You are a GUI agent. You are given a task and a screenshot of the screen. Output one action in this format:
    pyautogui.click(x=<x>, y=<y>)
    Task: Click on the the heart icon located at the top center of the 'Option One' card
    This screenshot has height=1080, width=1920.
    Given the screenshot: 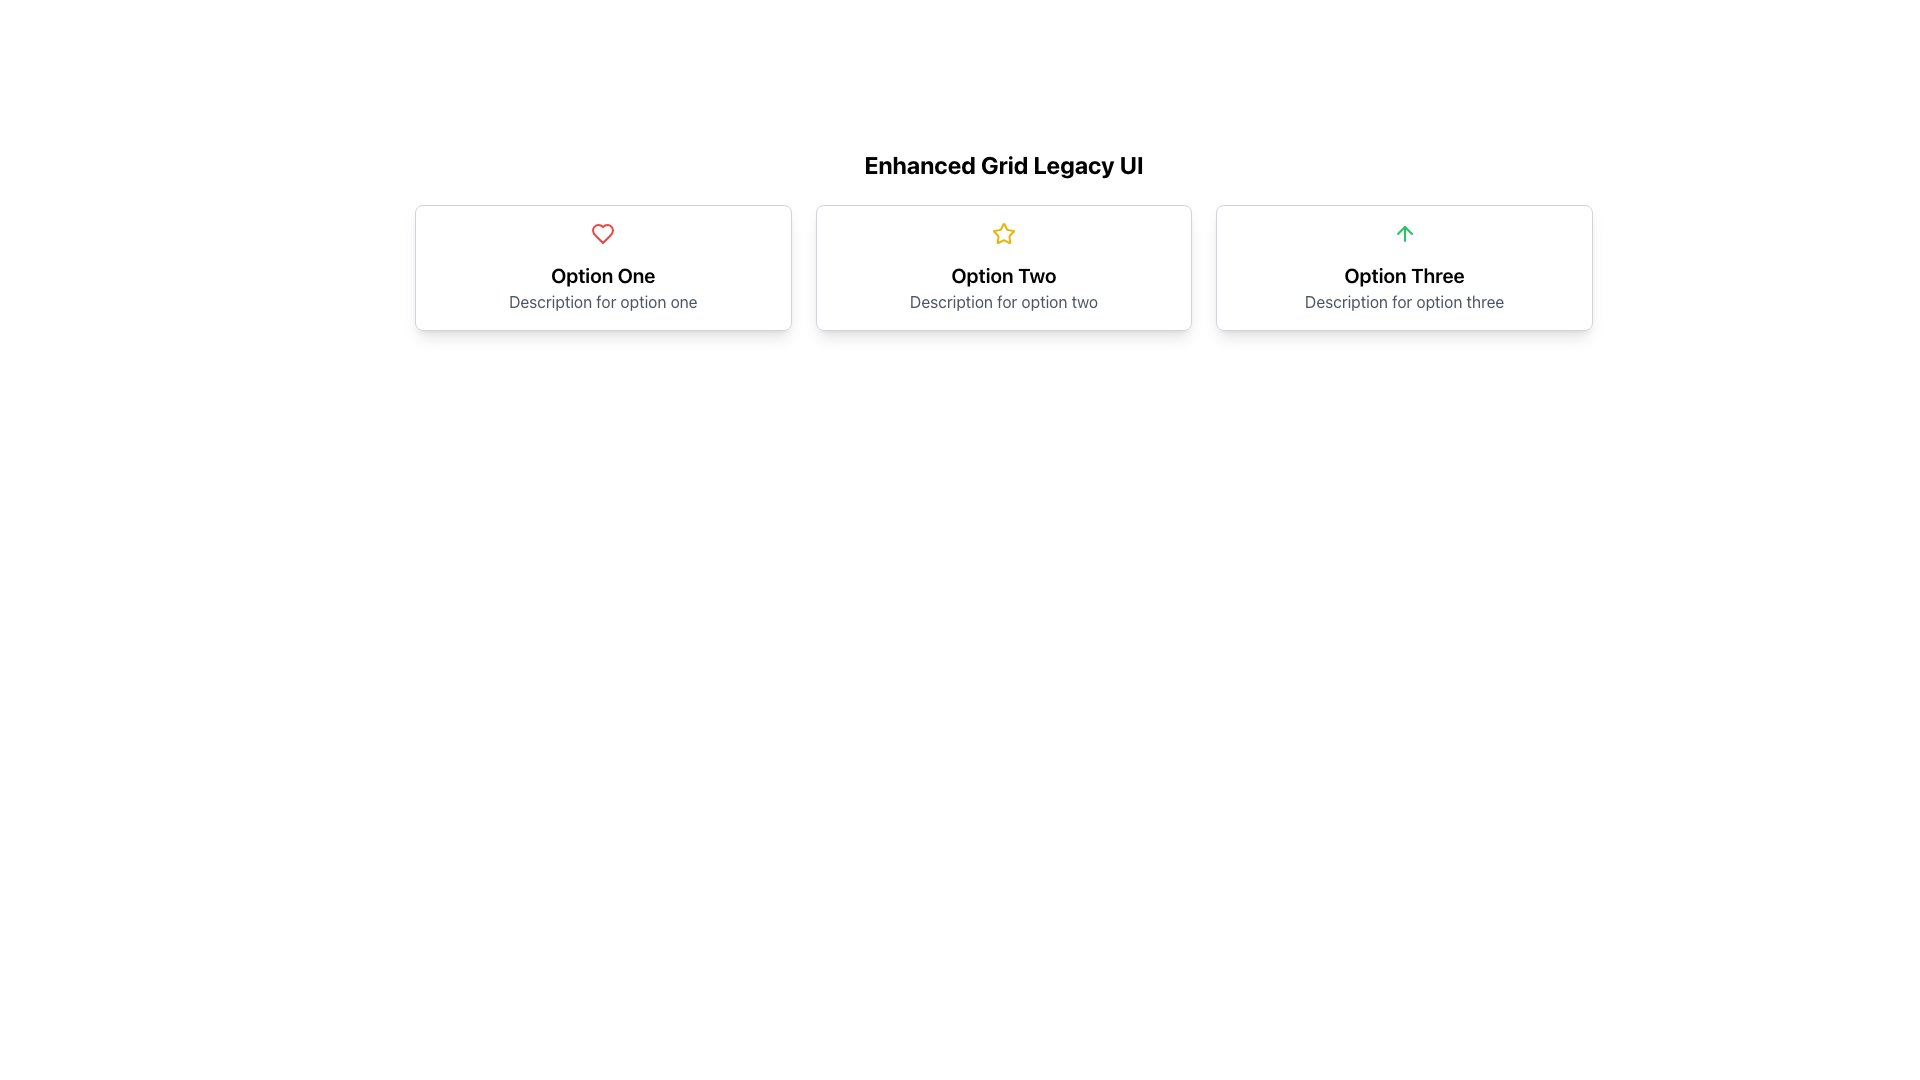 What is the action you would take?
    pyautogui.click(x=602, y=233)
    